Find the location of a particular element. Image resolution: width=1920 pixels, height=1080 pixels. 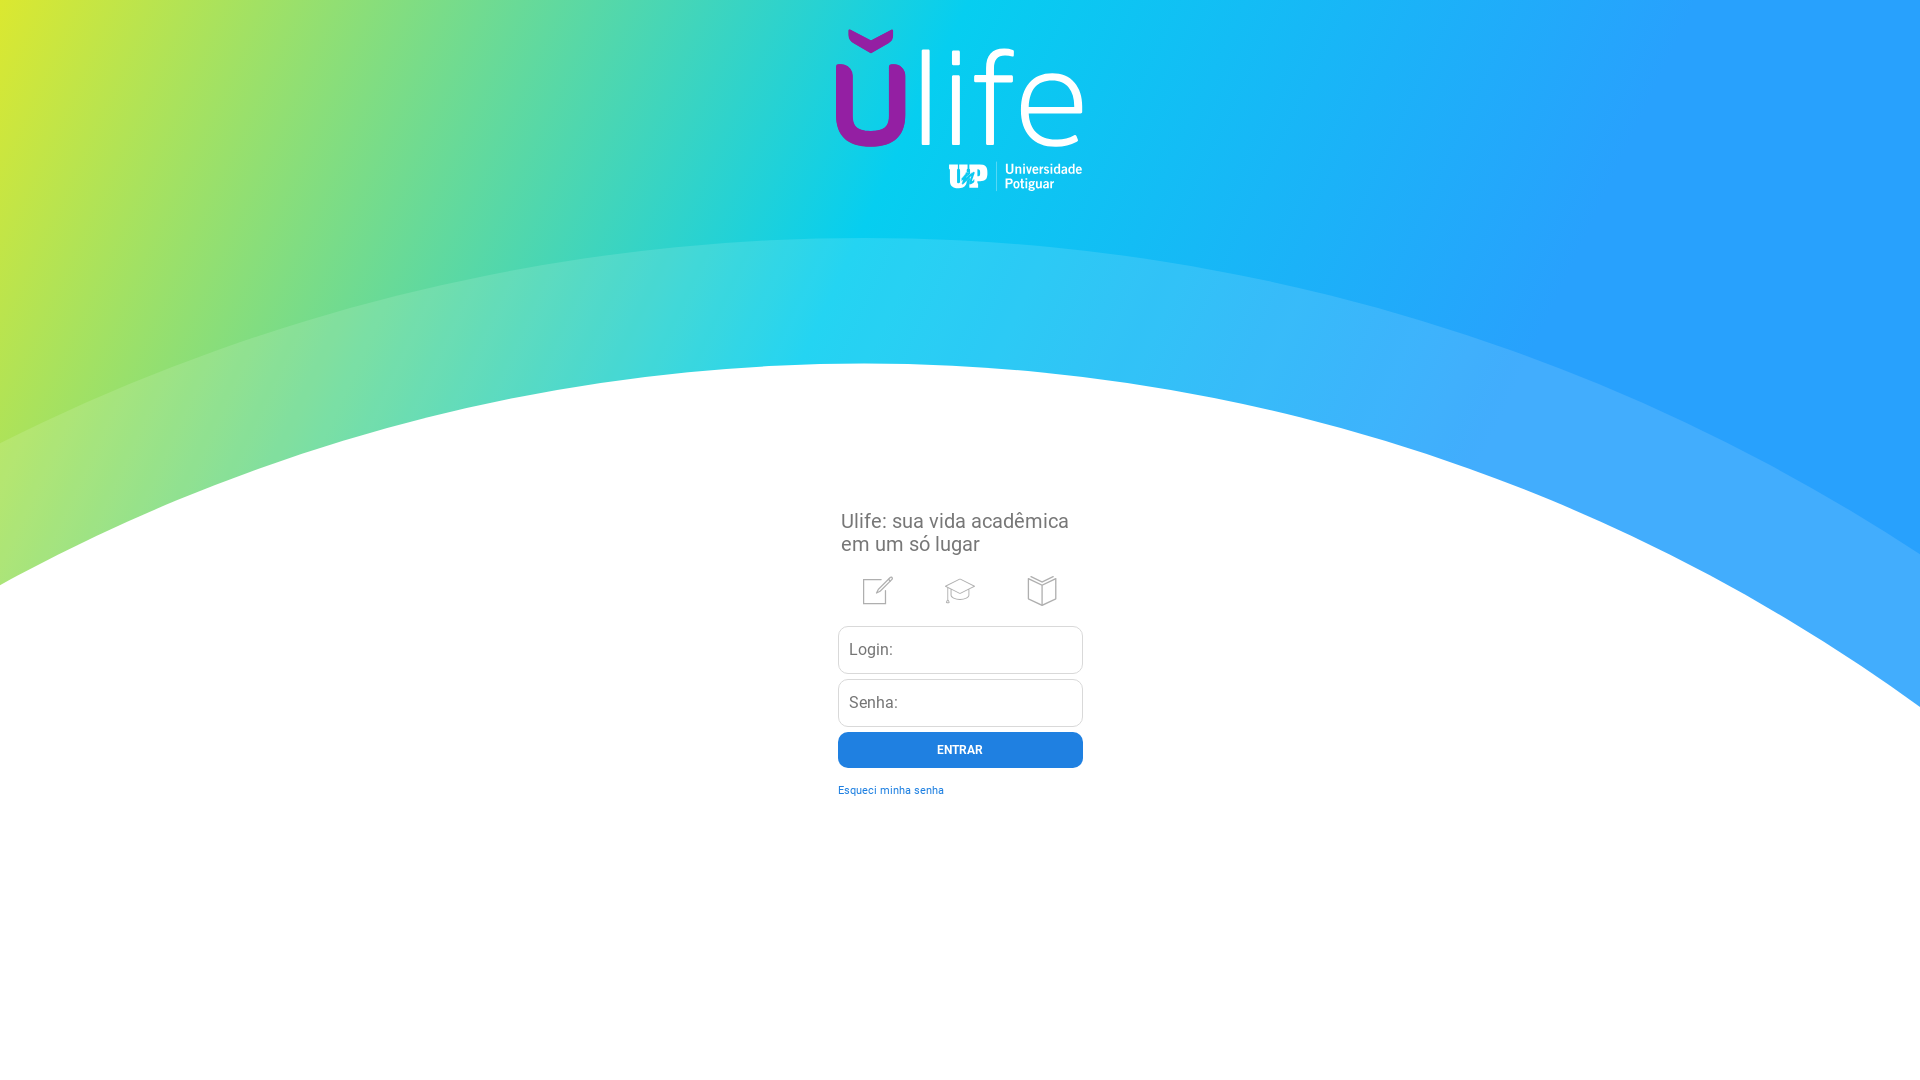

'Esqueci minha senha' is located at coordinates (890, 789).